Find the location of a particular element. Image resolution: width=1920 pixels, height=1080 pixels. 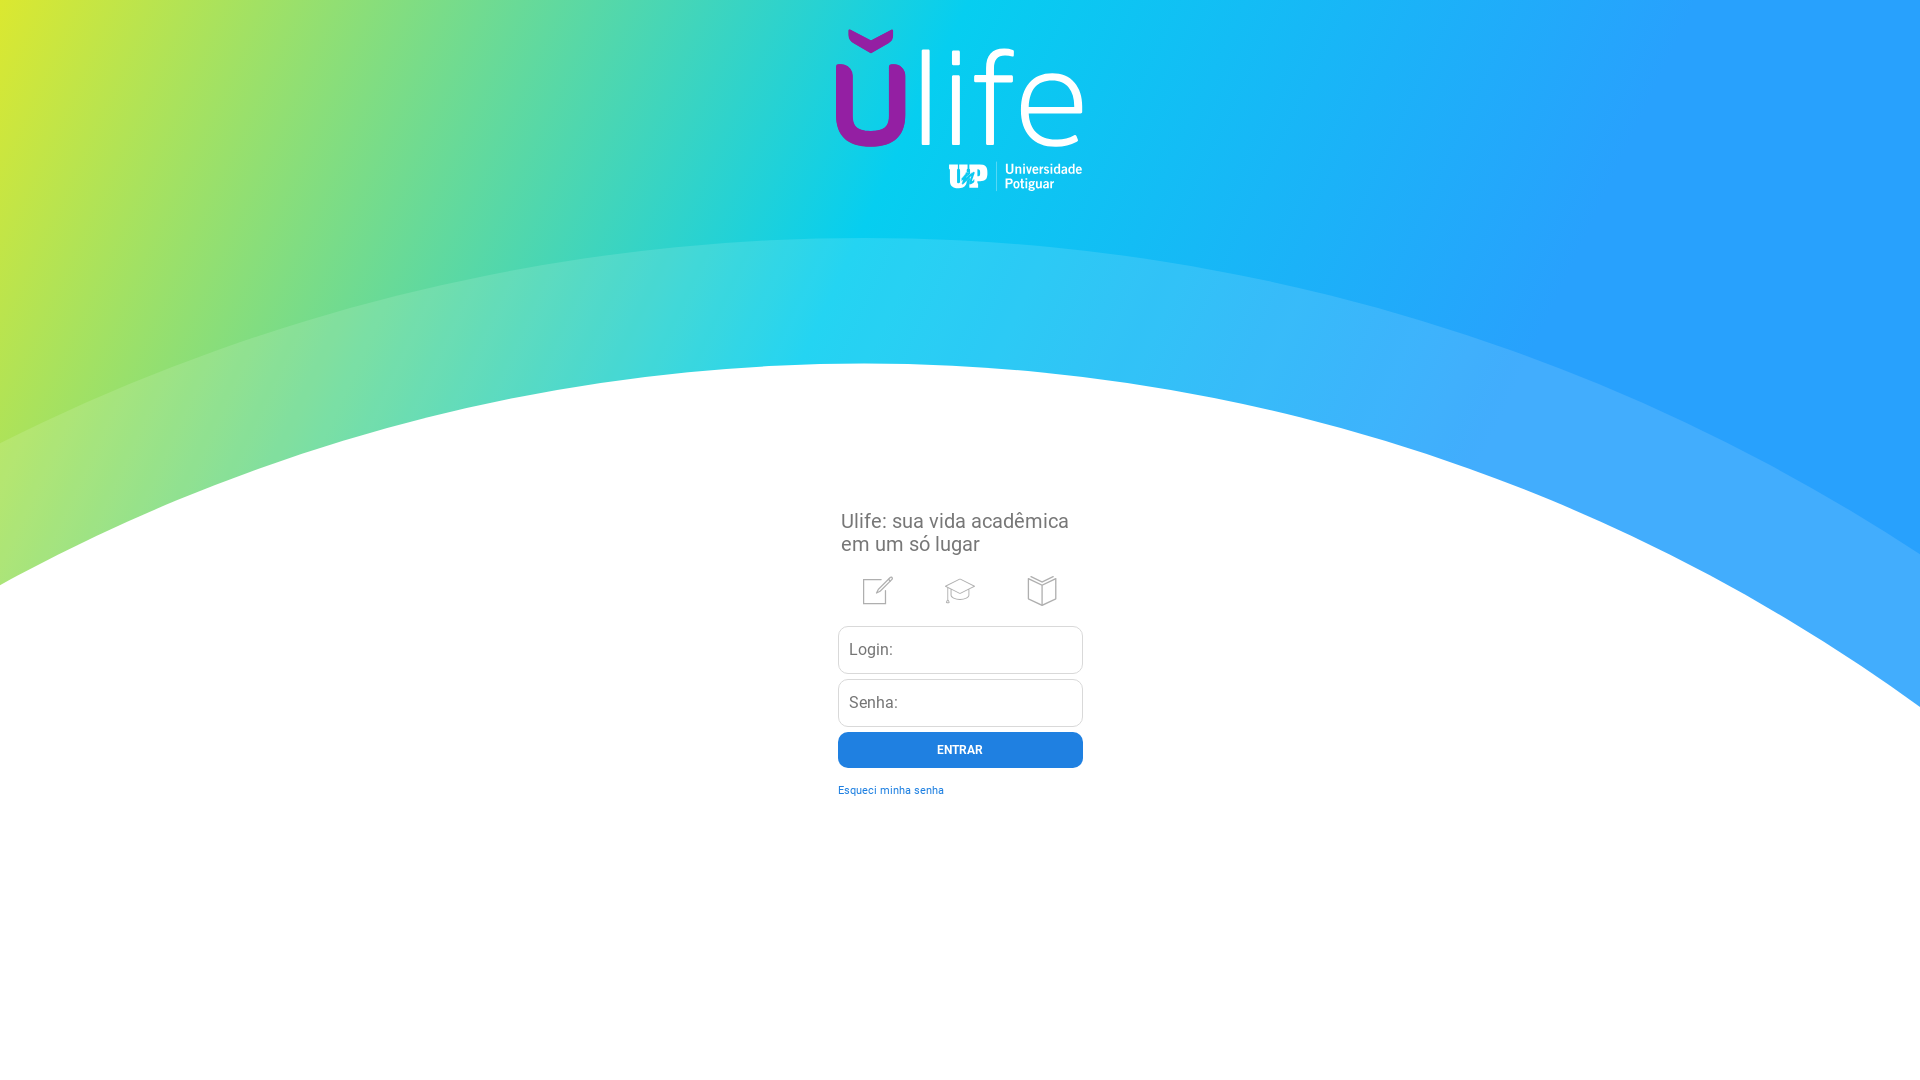

'Esqueci minha senha' is located at coordinates (890, 789).